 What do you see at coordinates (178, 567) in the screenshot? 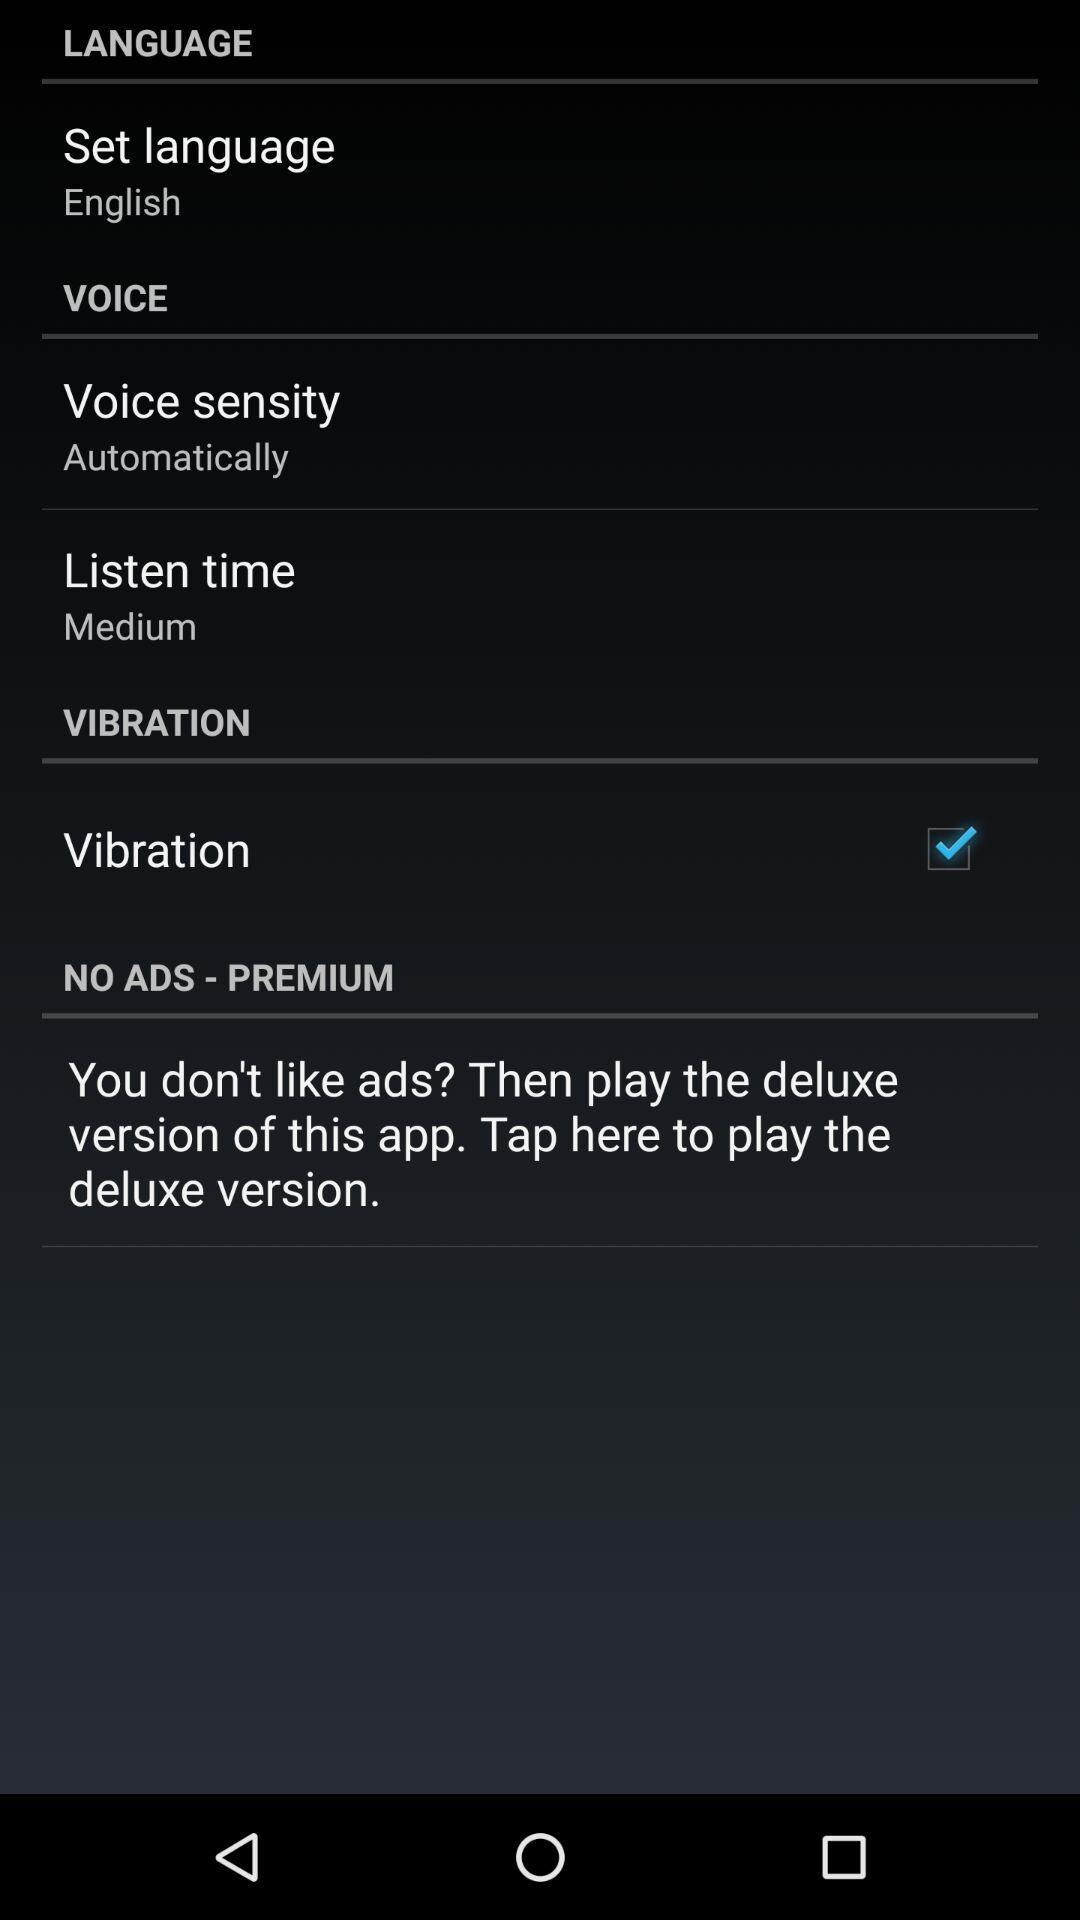
I see `listen time icon` at bounding box center [178, 567].